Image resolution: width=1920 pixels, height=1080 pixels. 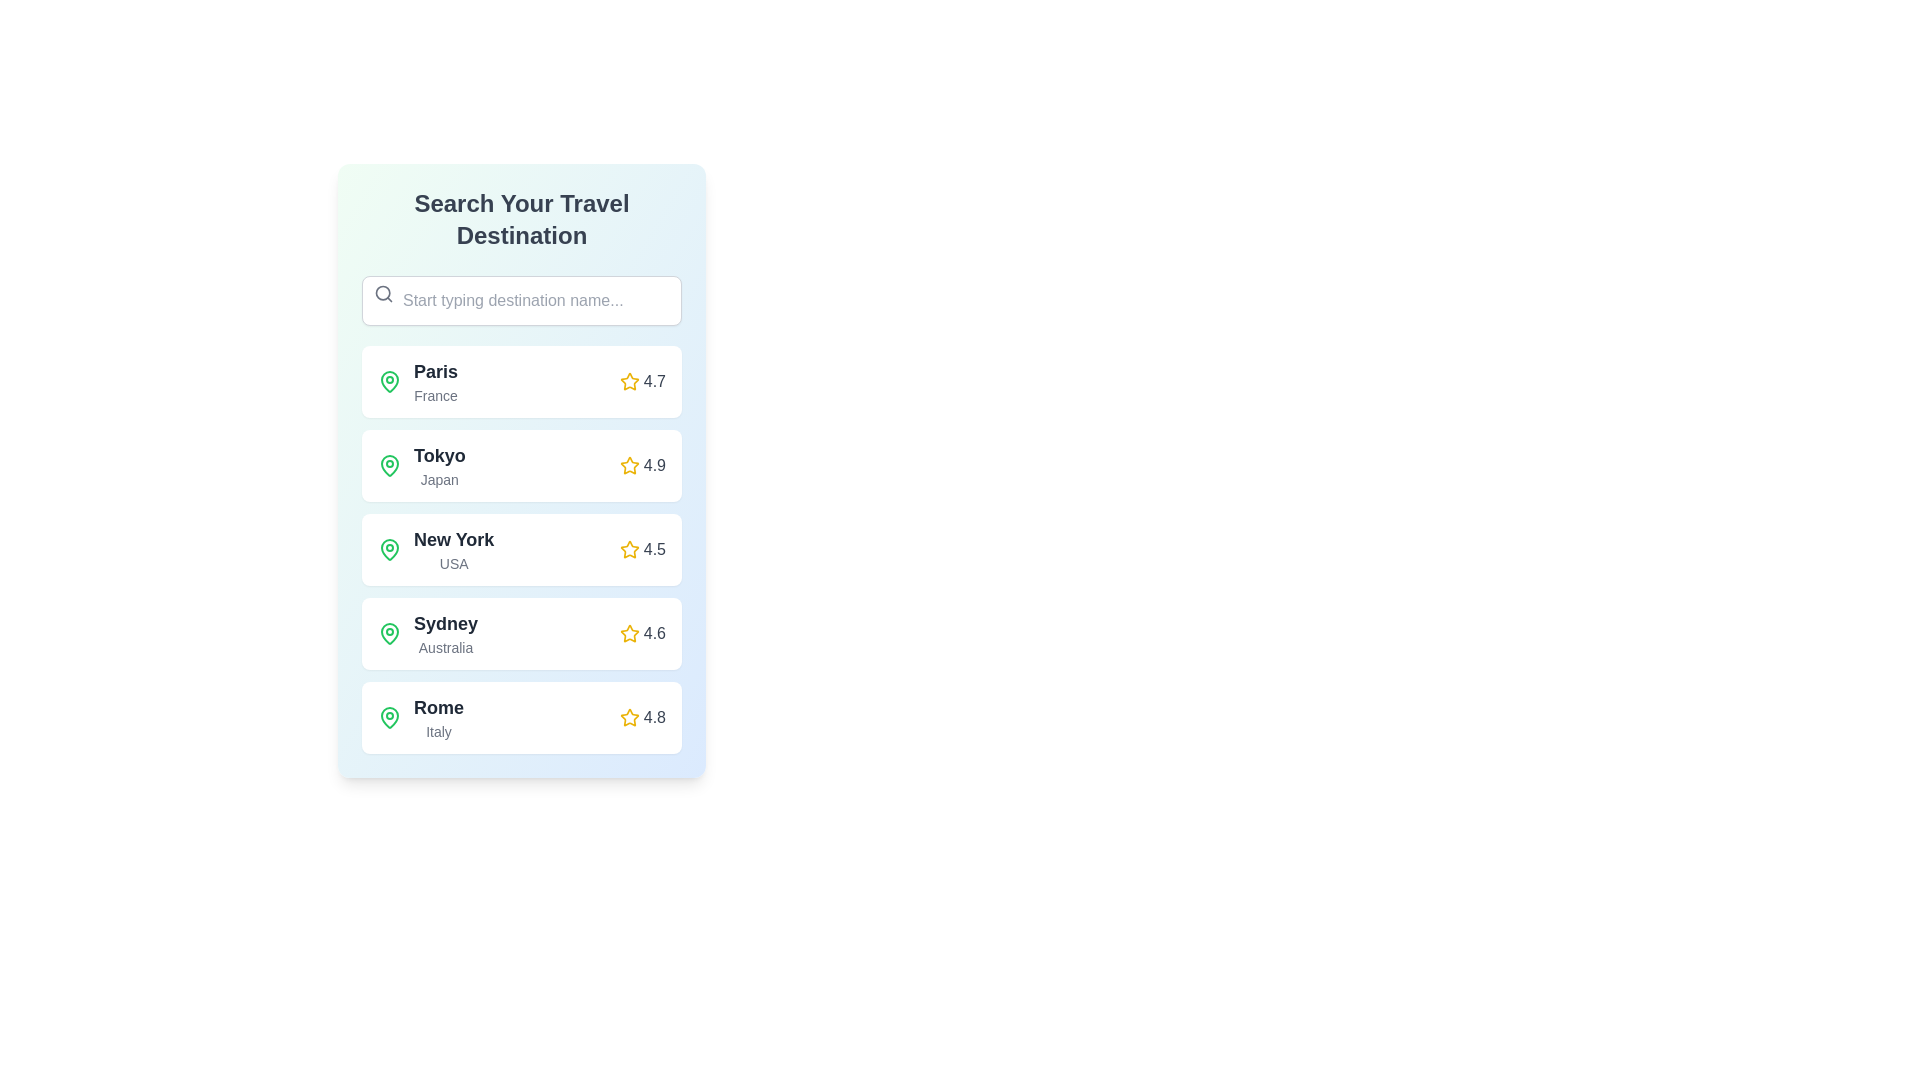 What do you see at coordinates (445, 648) in the screenshot?
I see `the text label element displaying 'Australia' in gray color, located below the main city name 'Sydney'` at bounding box center [445, 648].